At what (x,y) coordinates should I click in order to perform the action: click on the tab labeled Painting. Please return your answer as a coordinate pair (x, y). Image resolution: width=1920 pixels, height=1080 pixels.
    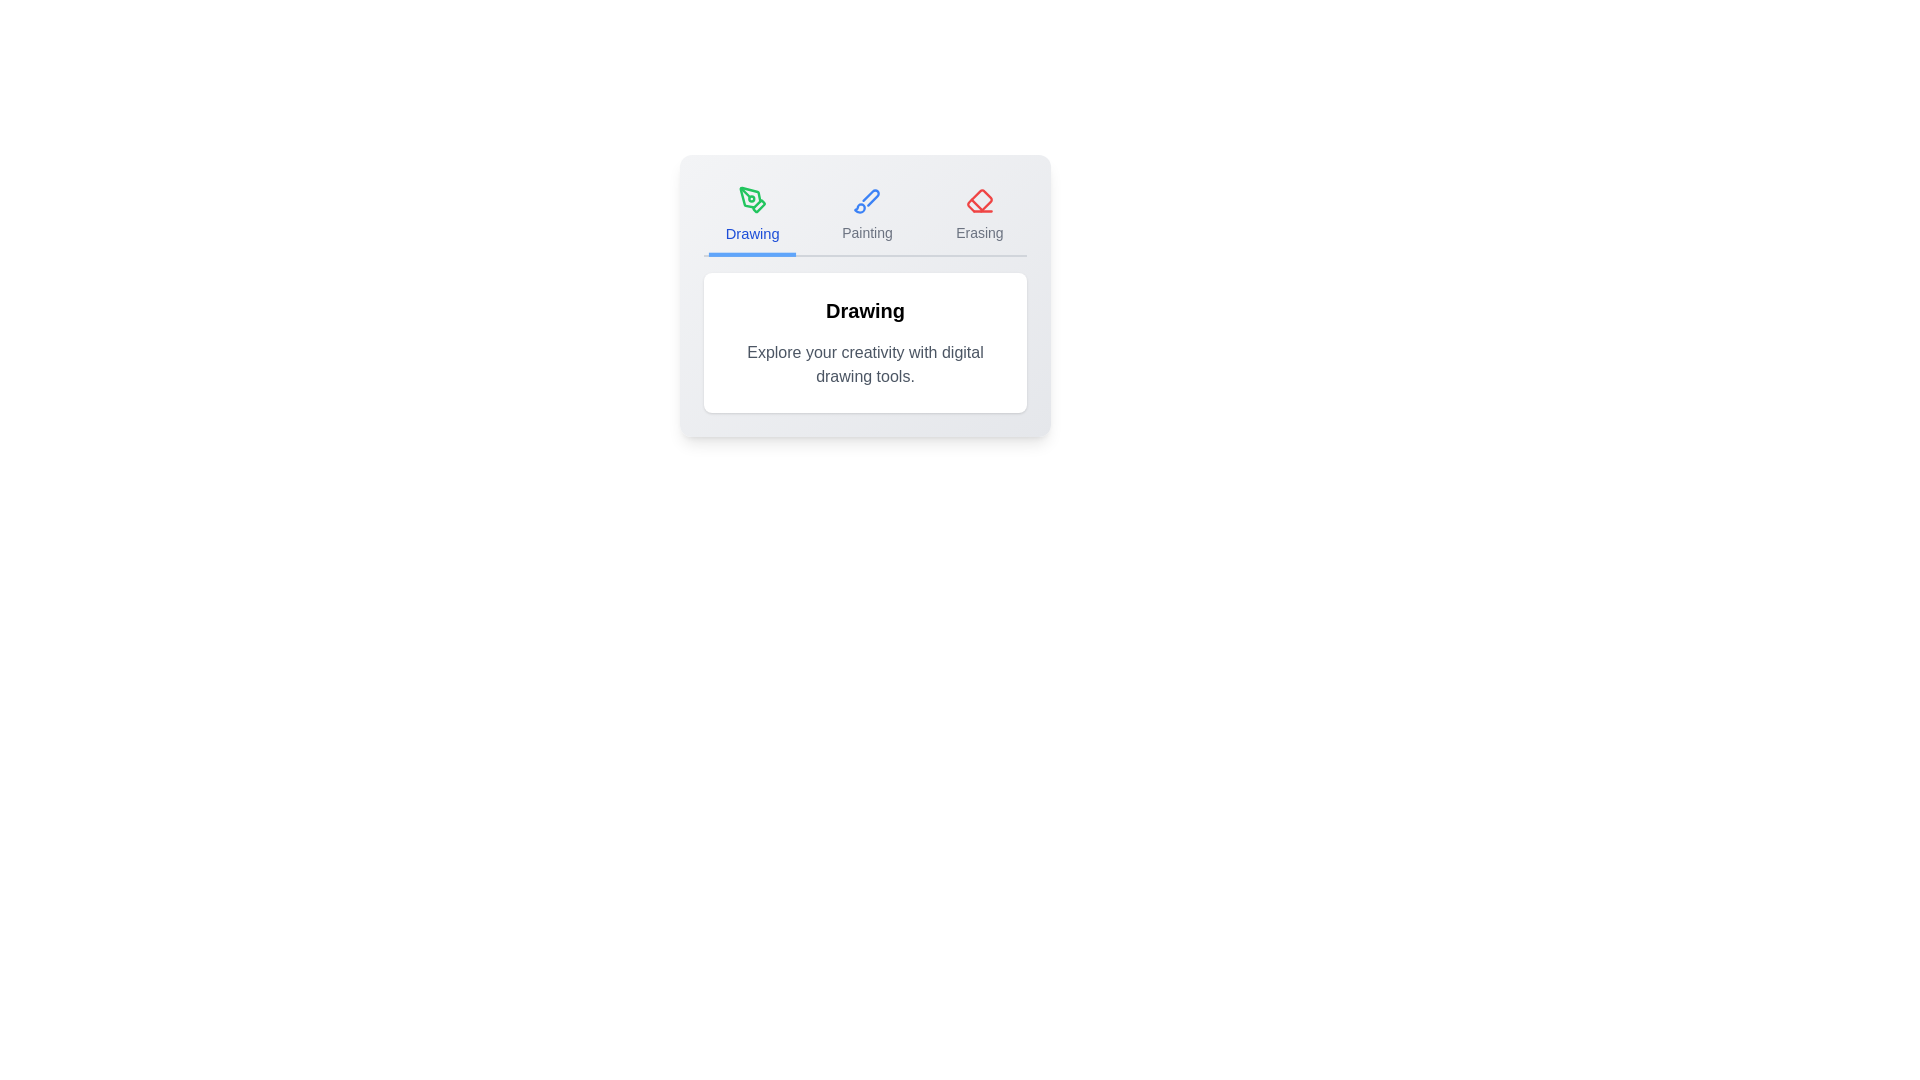
    Looking at the image, I should click on (867, 216).